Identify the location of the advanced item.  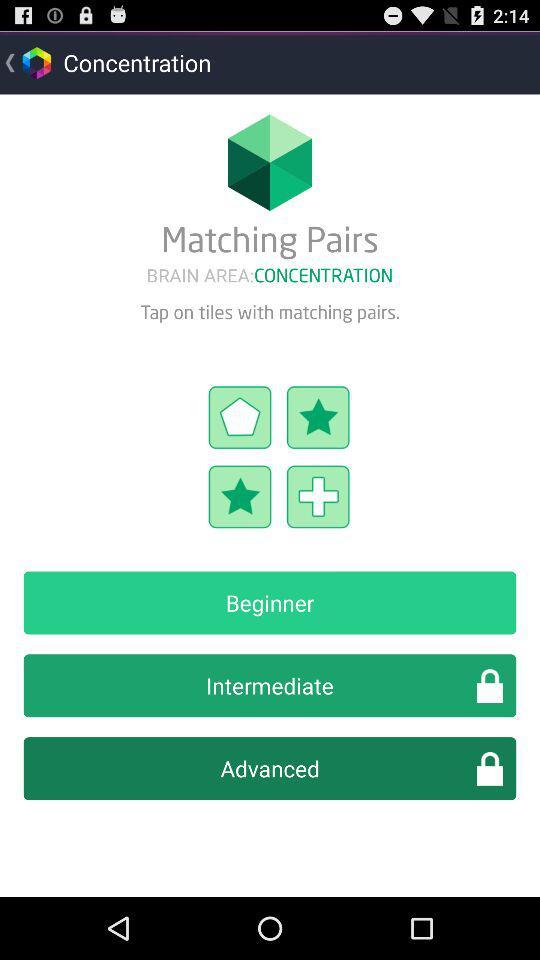
(270, 767).